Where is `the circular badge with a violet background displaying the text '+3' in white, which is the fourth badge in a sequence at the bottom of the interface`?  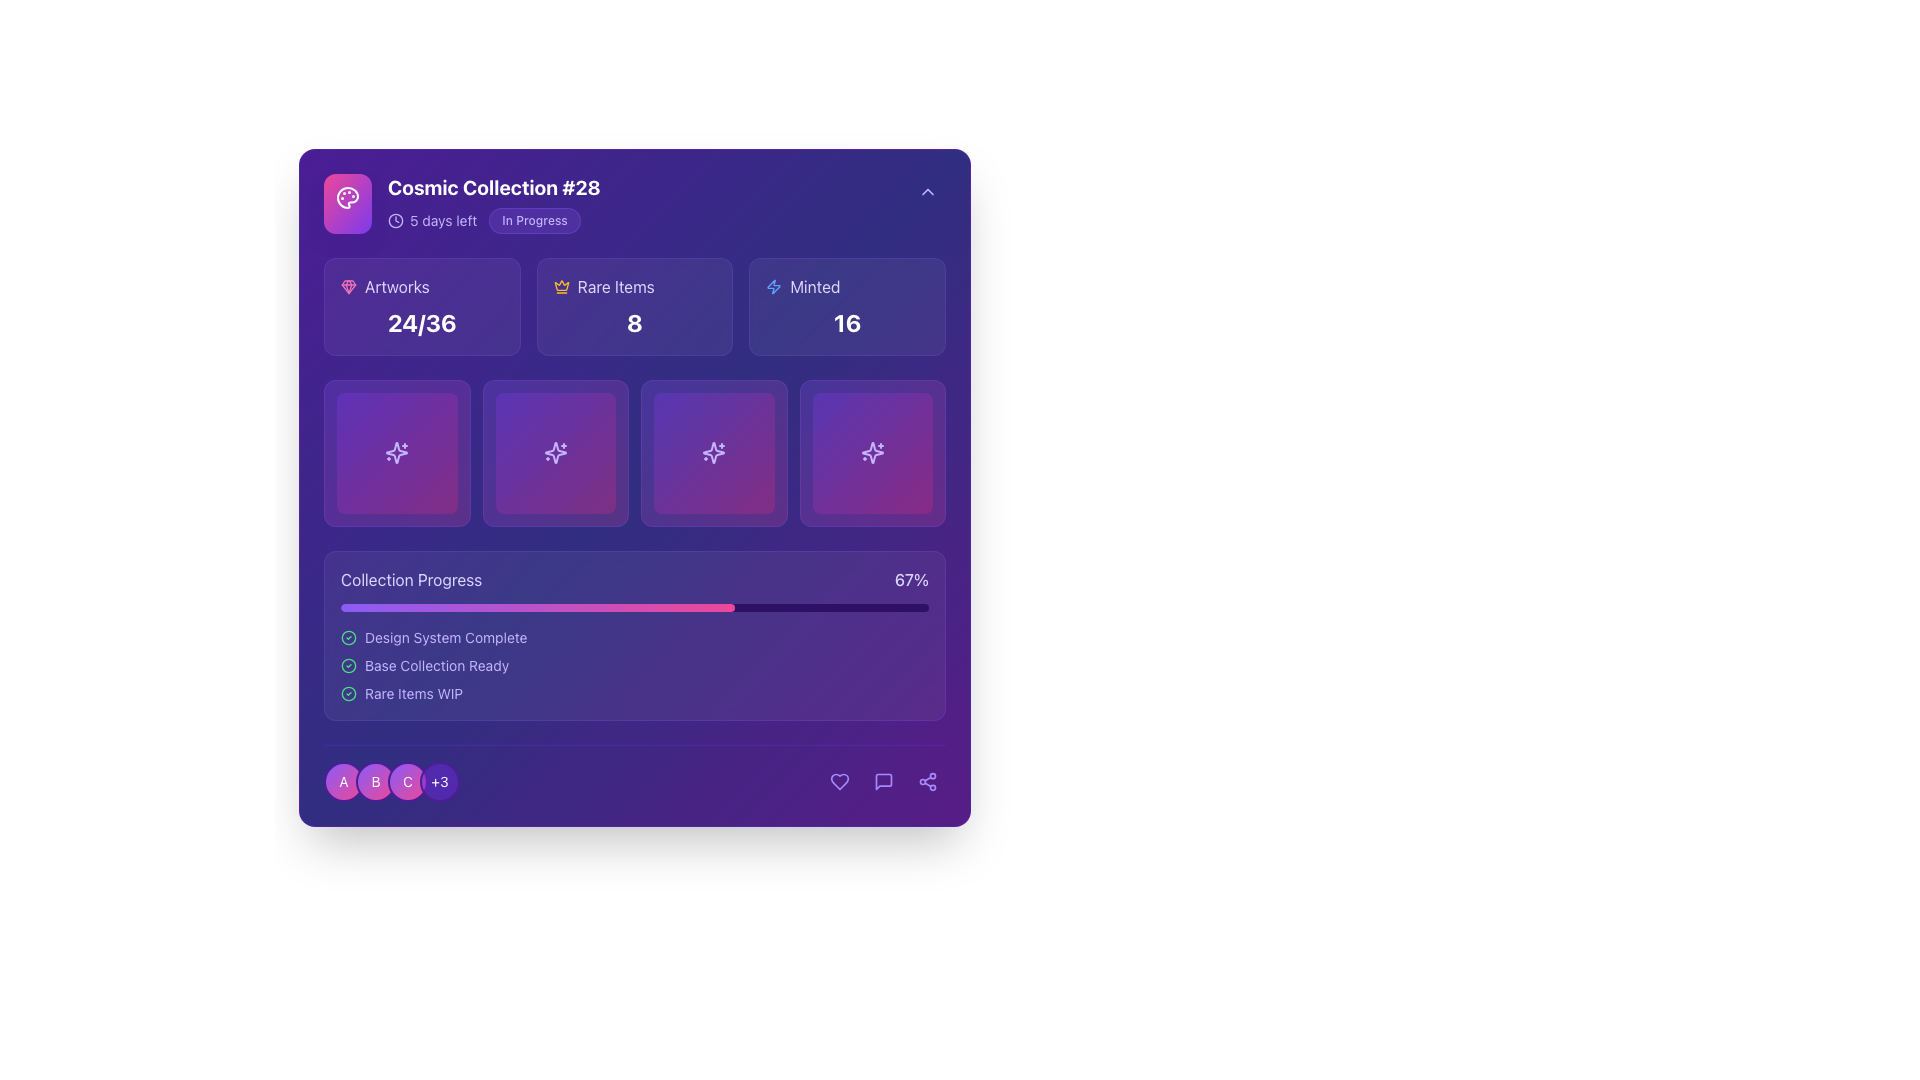 the circular badge with a violet background displaying the text '+3' in white, which is the fourth badge in a sequence at the bottom of the interface is located at coordinates (439, 780).